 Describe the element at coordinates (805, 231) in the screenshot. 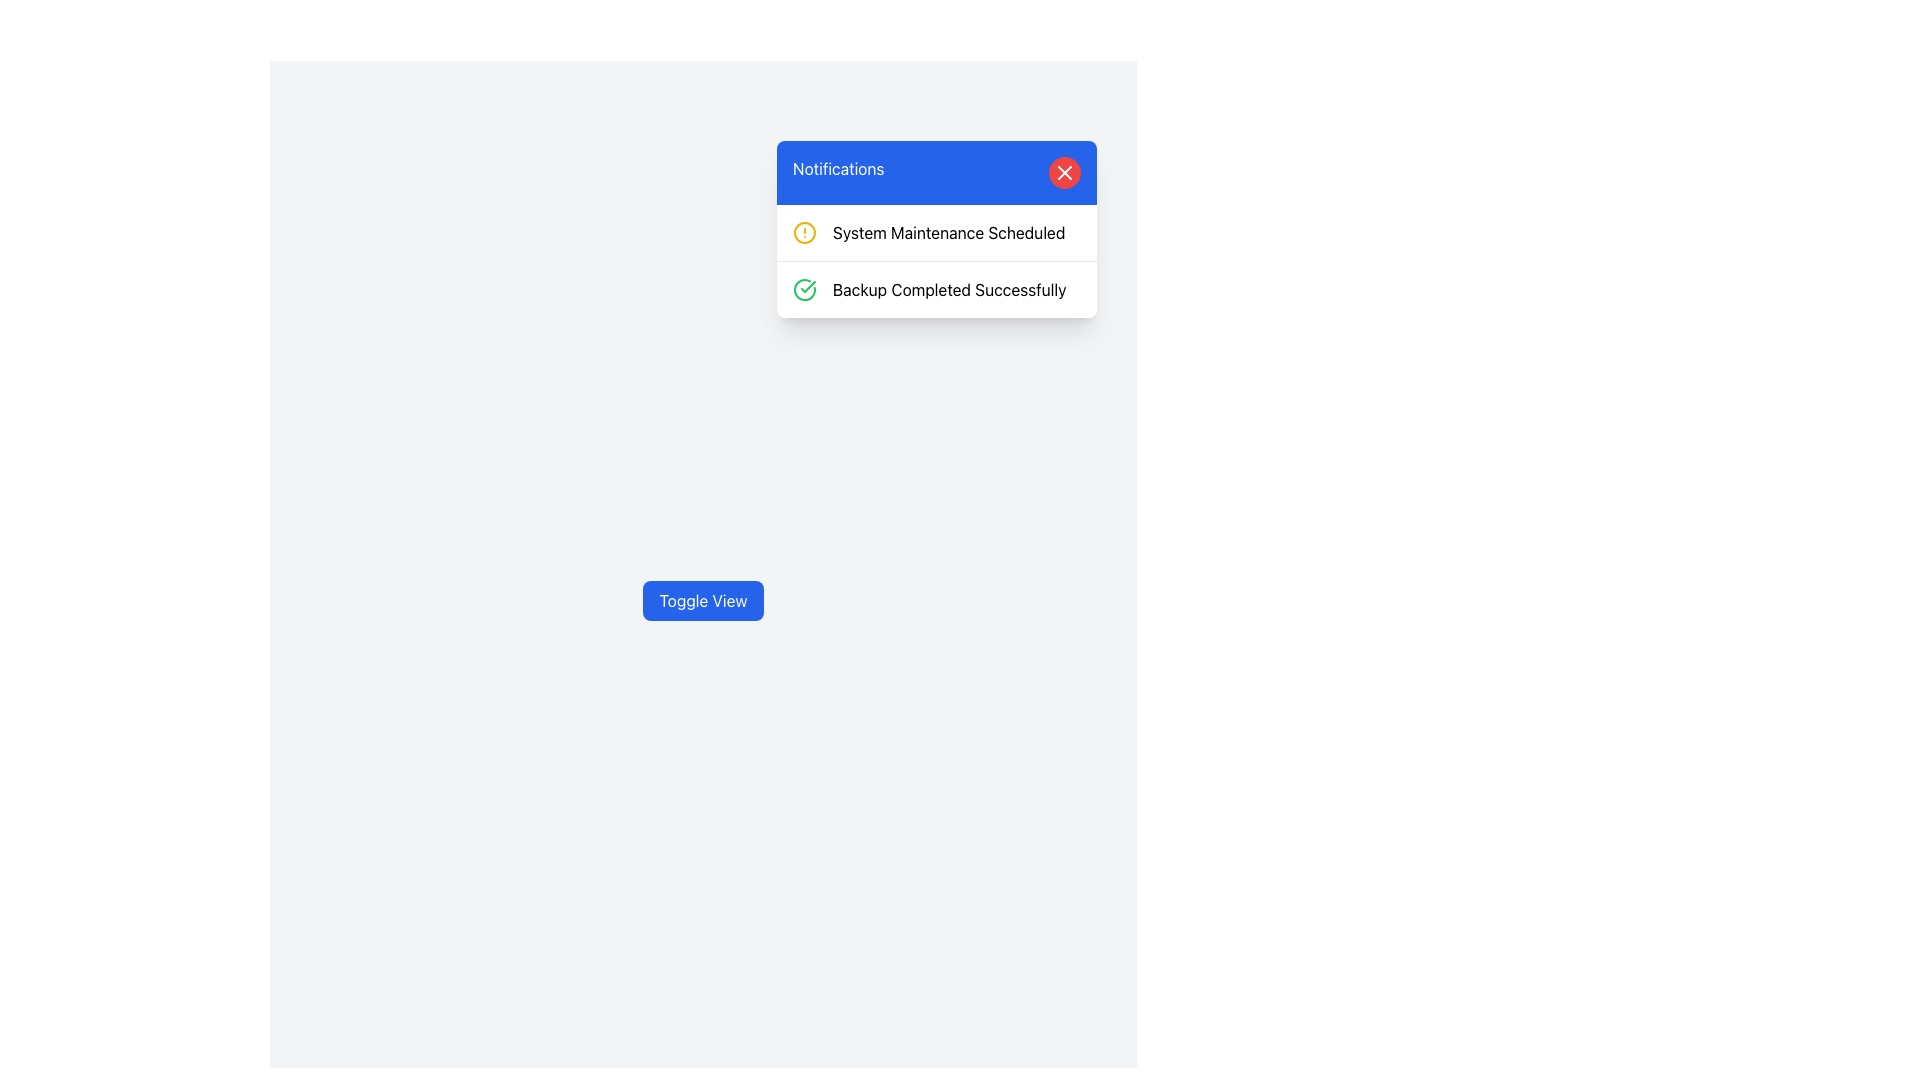

I see `the graphical circle element that serves as the background for an alert icon in the notification dropdown, located next to the first notification entry` at that location.